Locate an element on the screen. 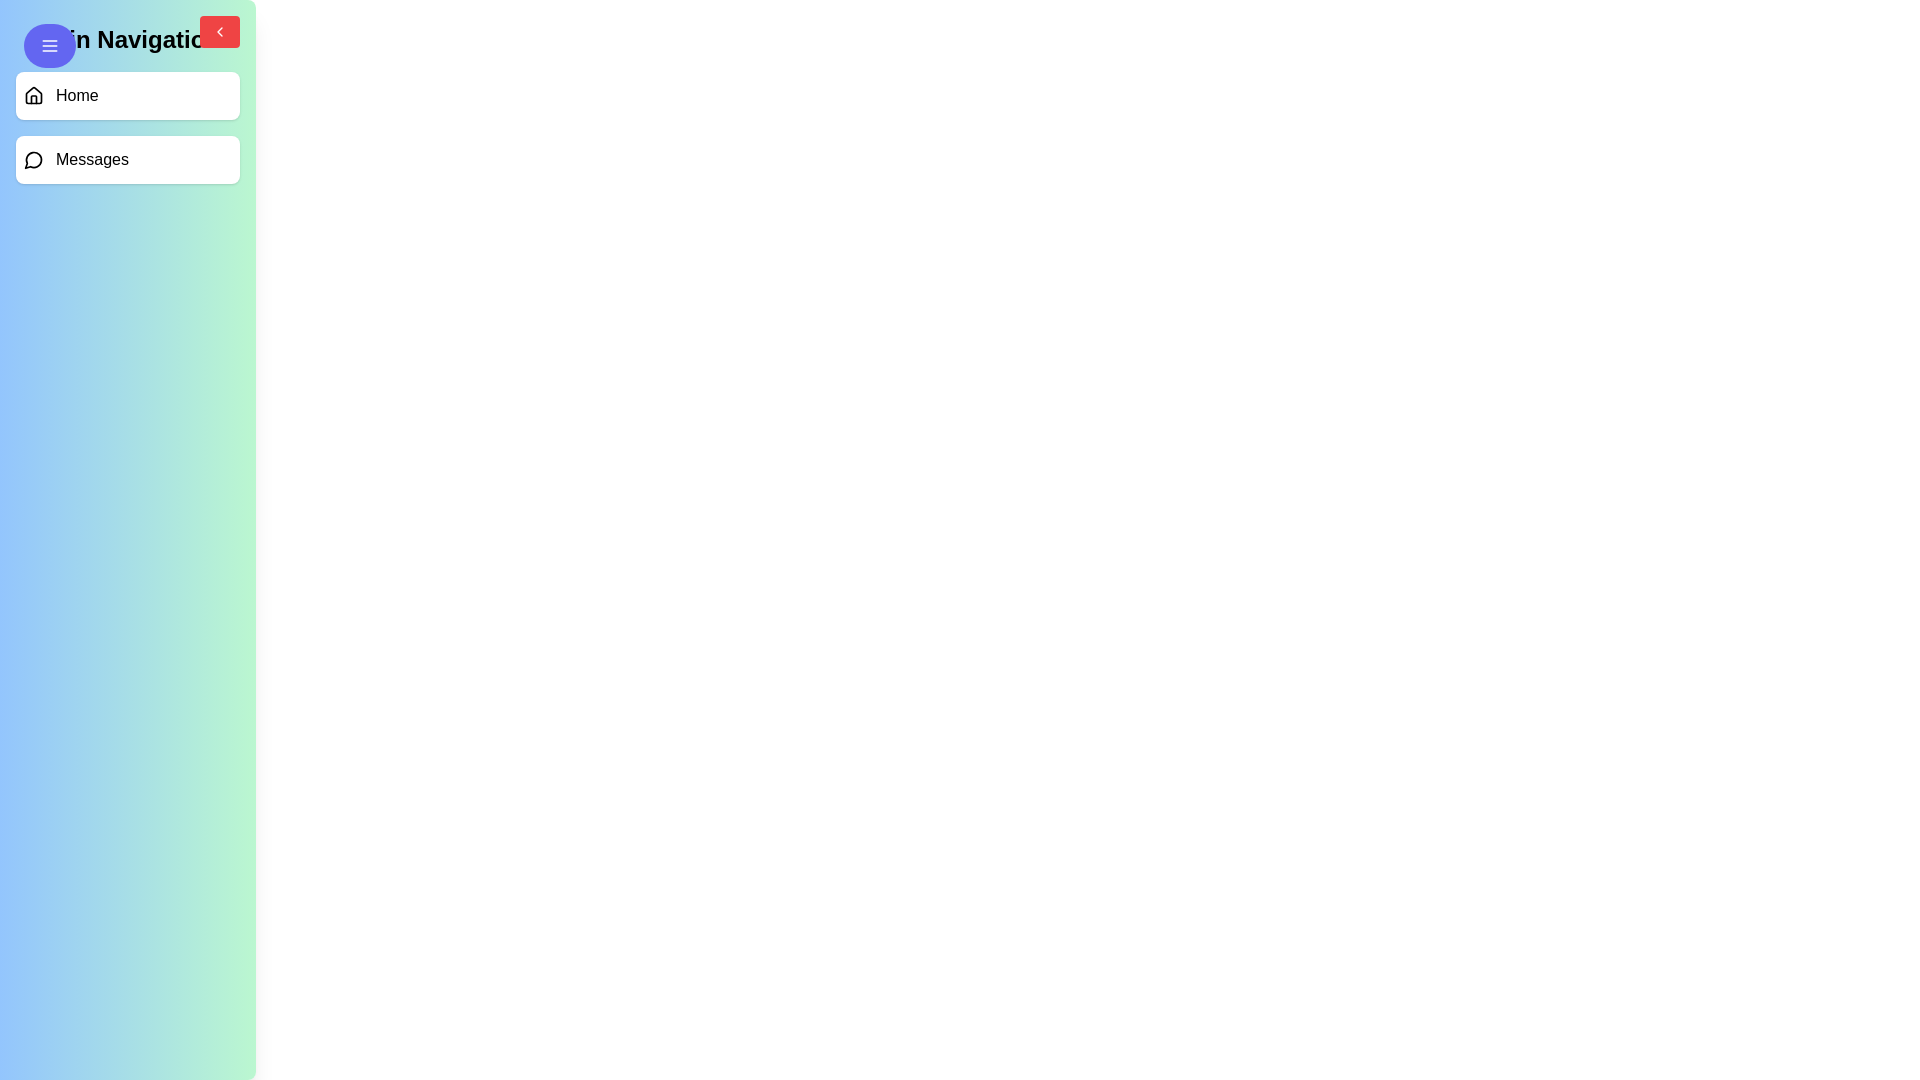 Image resolution: width=1920 pixels, height=1080 pixels. the 'Home' navigational button located in the left-side navigation bar, positioned above the 'Messages' button is located at coordinates (127, 96).